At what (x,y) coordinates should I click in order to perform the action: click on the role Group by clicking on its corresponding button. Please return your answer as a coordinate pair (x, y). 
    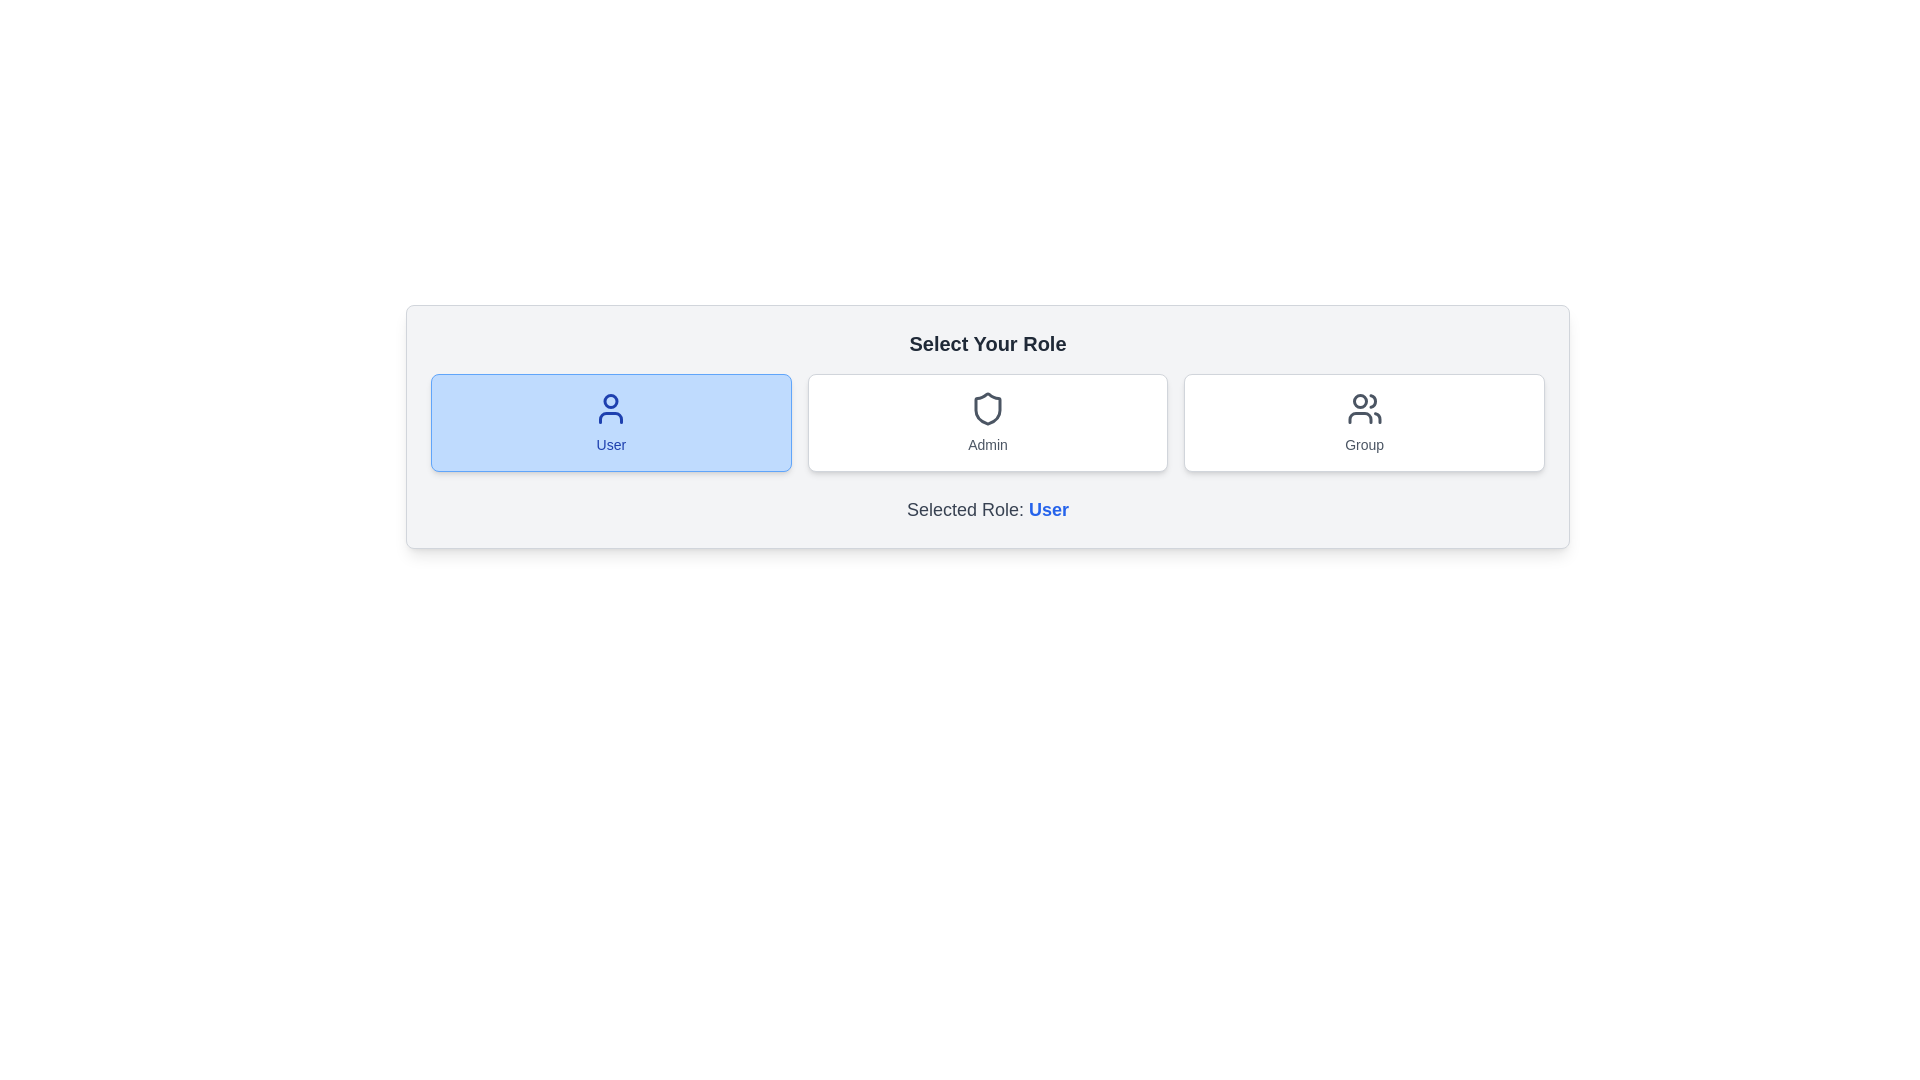
    Looking at the image, I should click on (1362, 422).